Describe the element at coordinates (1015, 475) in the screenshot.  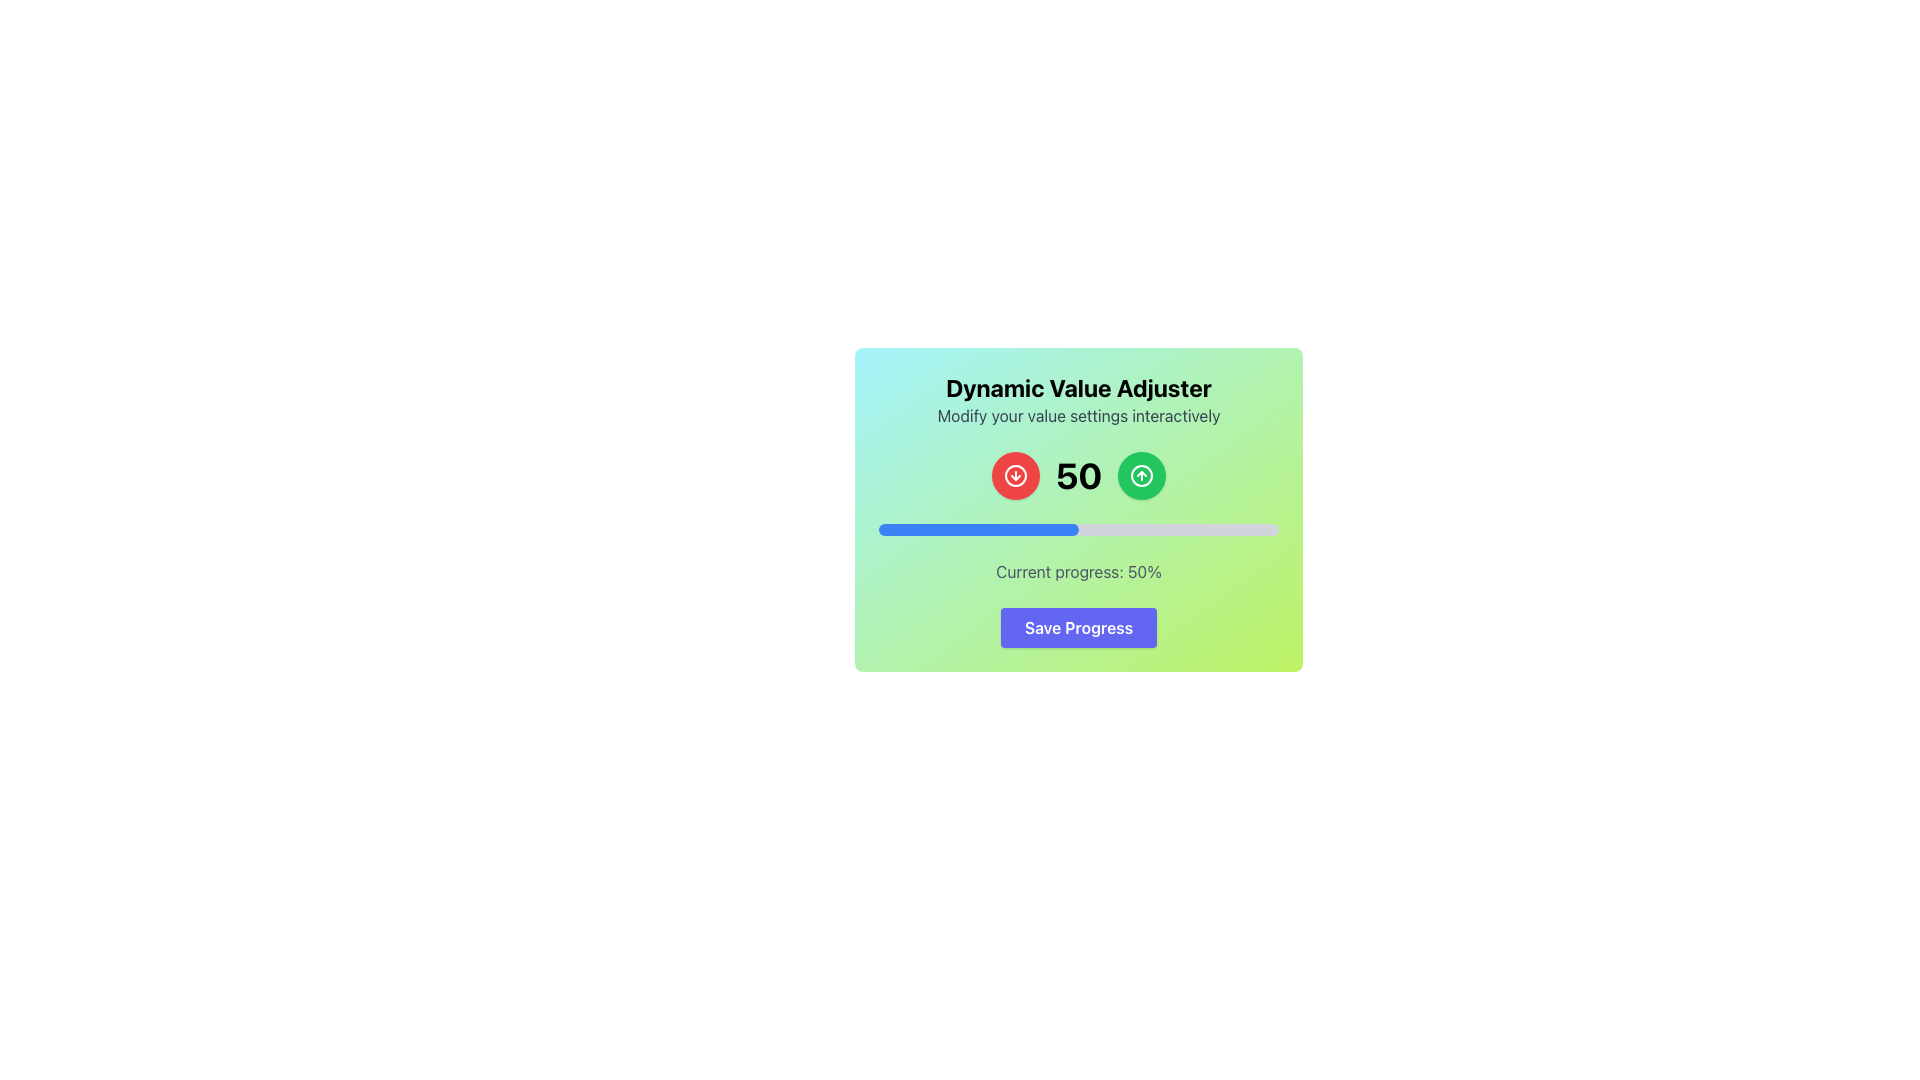
I see `the decrement button located to the left of the number '50'` at that location.